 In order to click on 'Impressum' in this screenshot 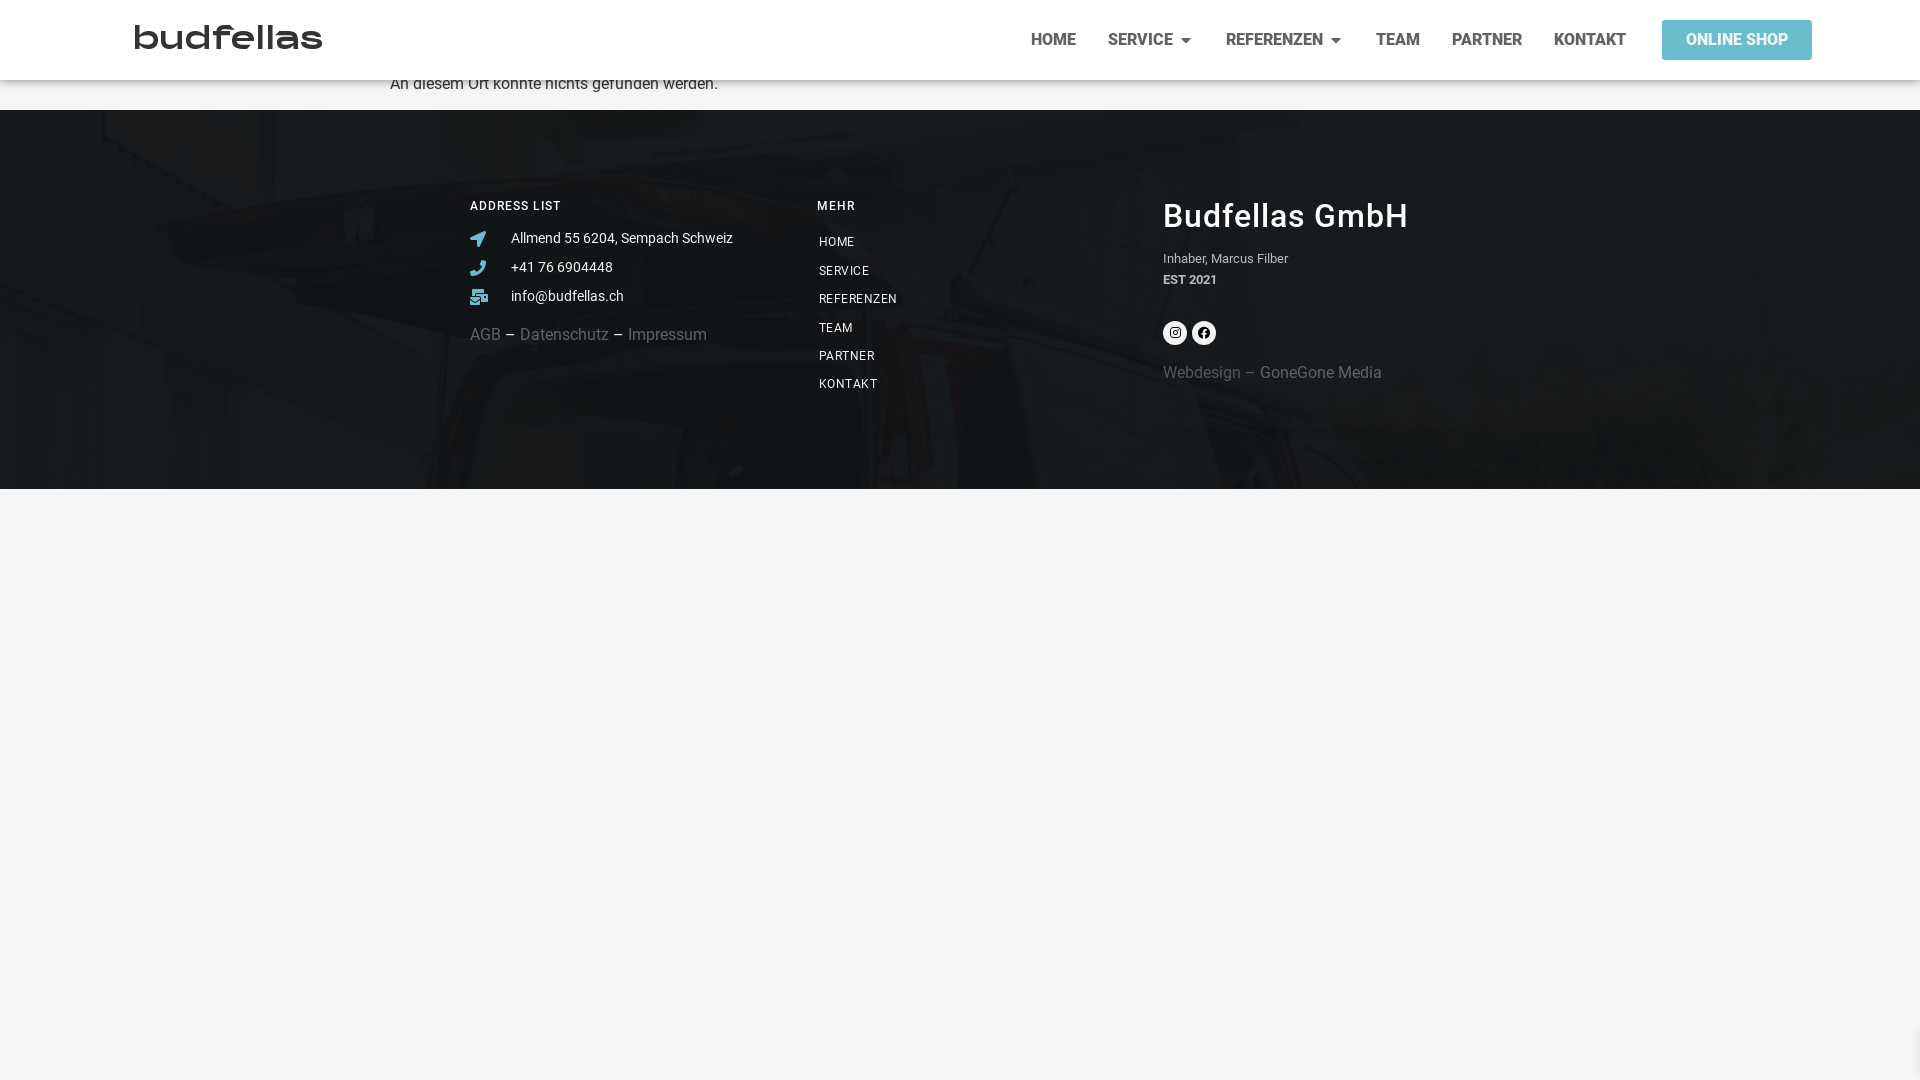, I will do `click(667, 333)`.